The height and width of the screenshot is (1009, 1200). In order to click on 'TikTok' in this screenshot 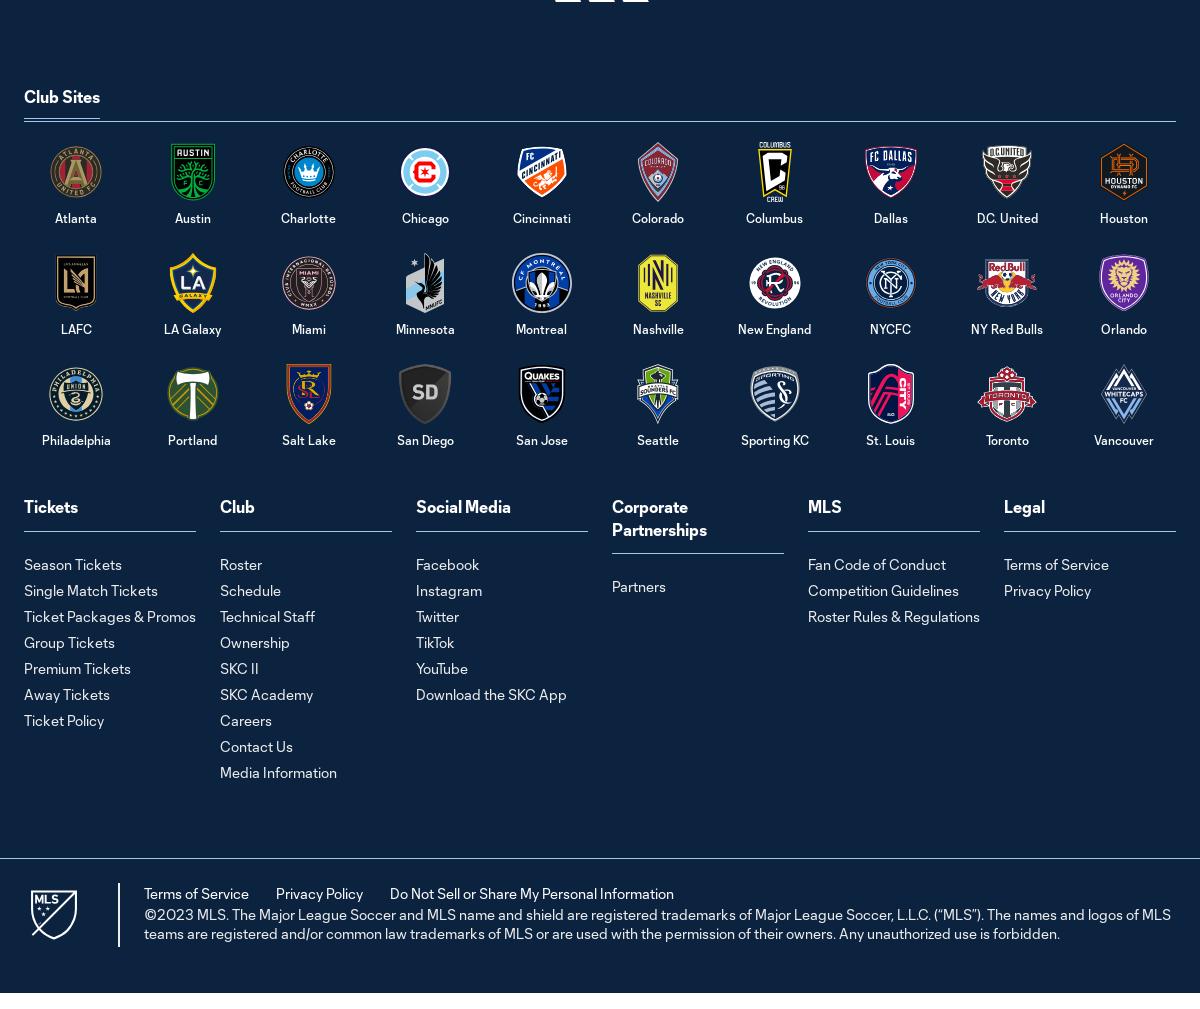, I will do `click(435, 641)`.